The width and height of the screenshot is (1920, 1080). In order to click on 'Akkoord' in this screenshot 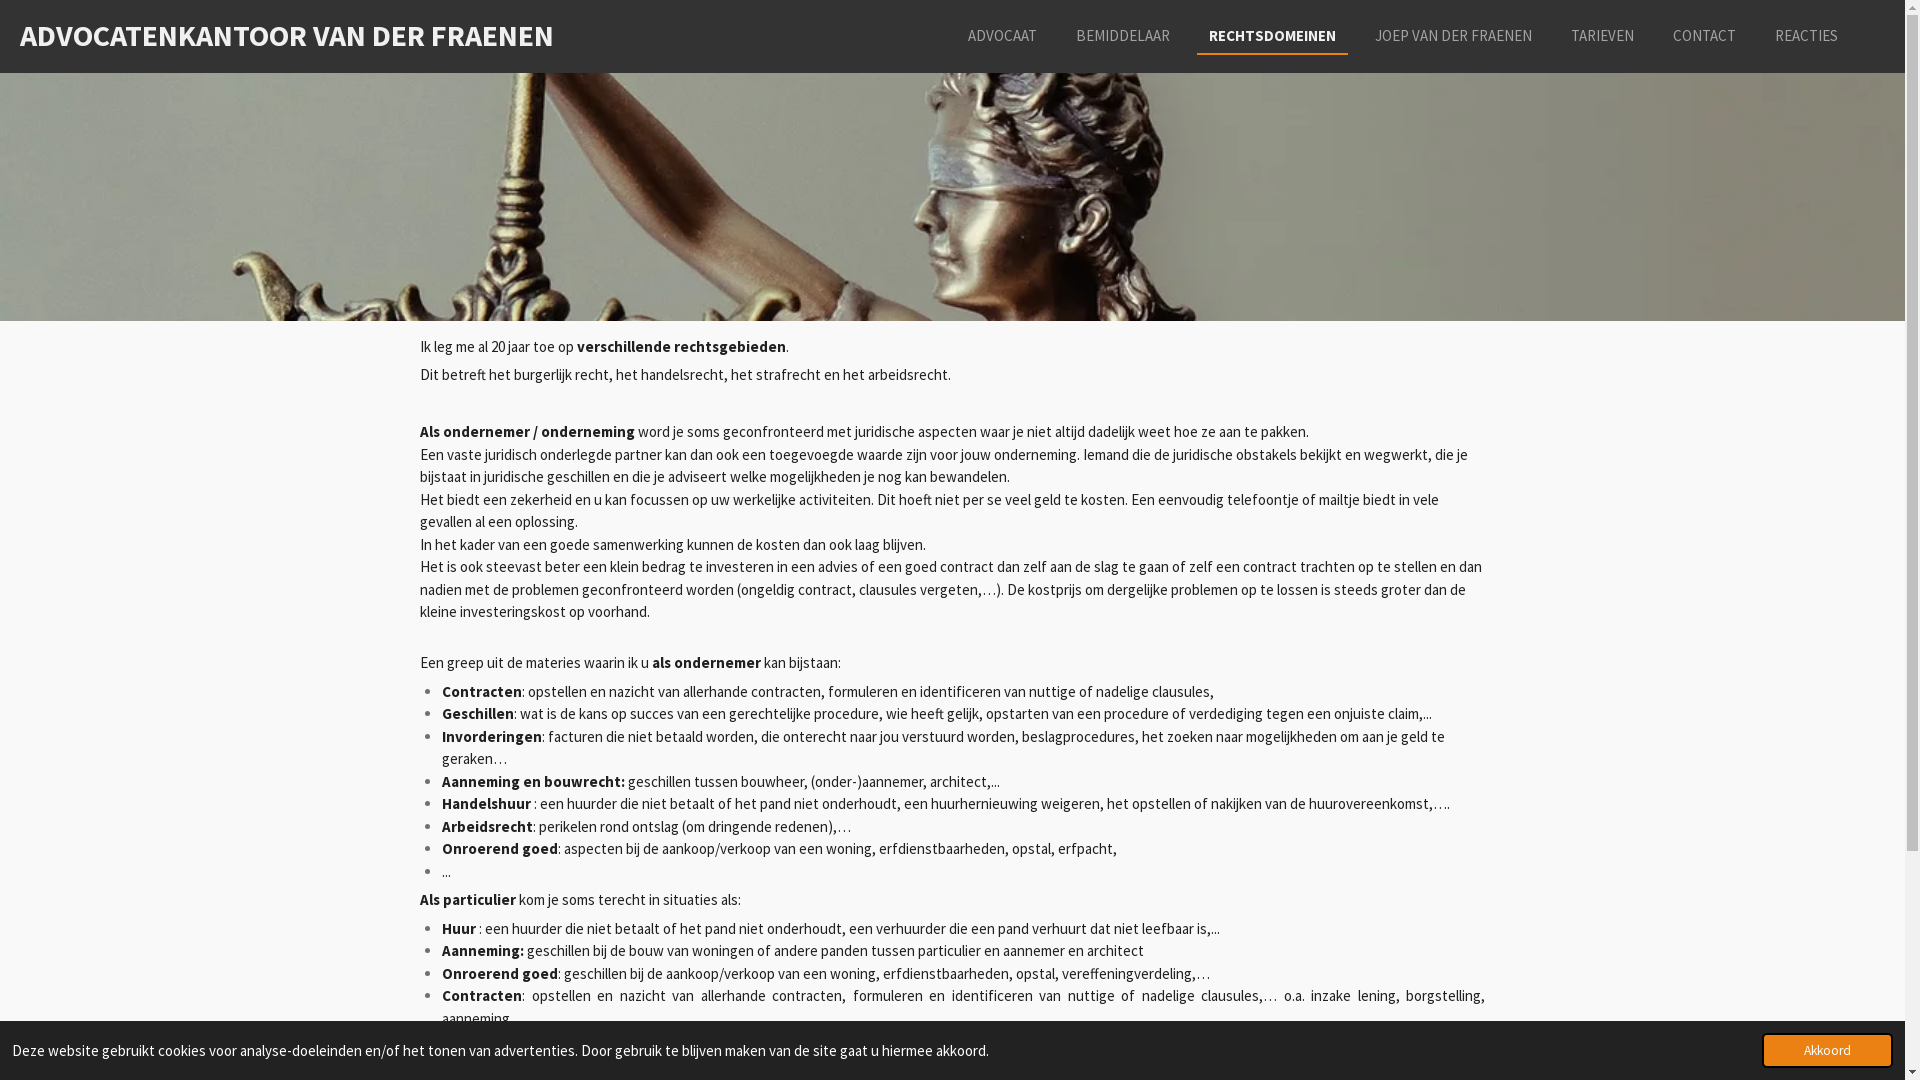, I will do `click(1827, 1049)`.